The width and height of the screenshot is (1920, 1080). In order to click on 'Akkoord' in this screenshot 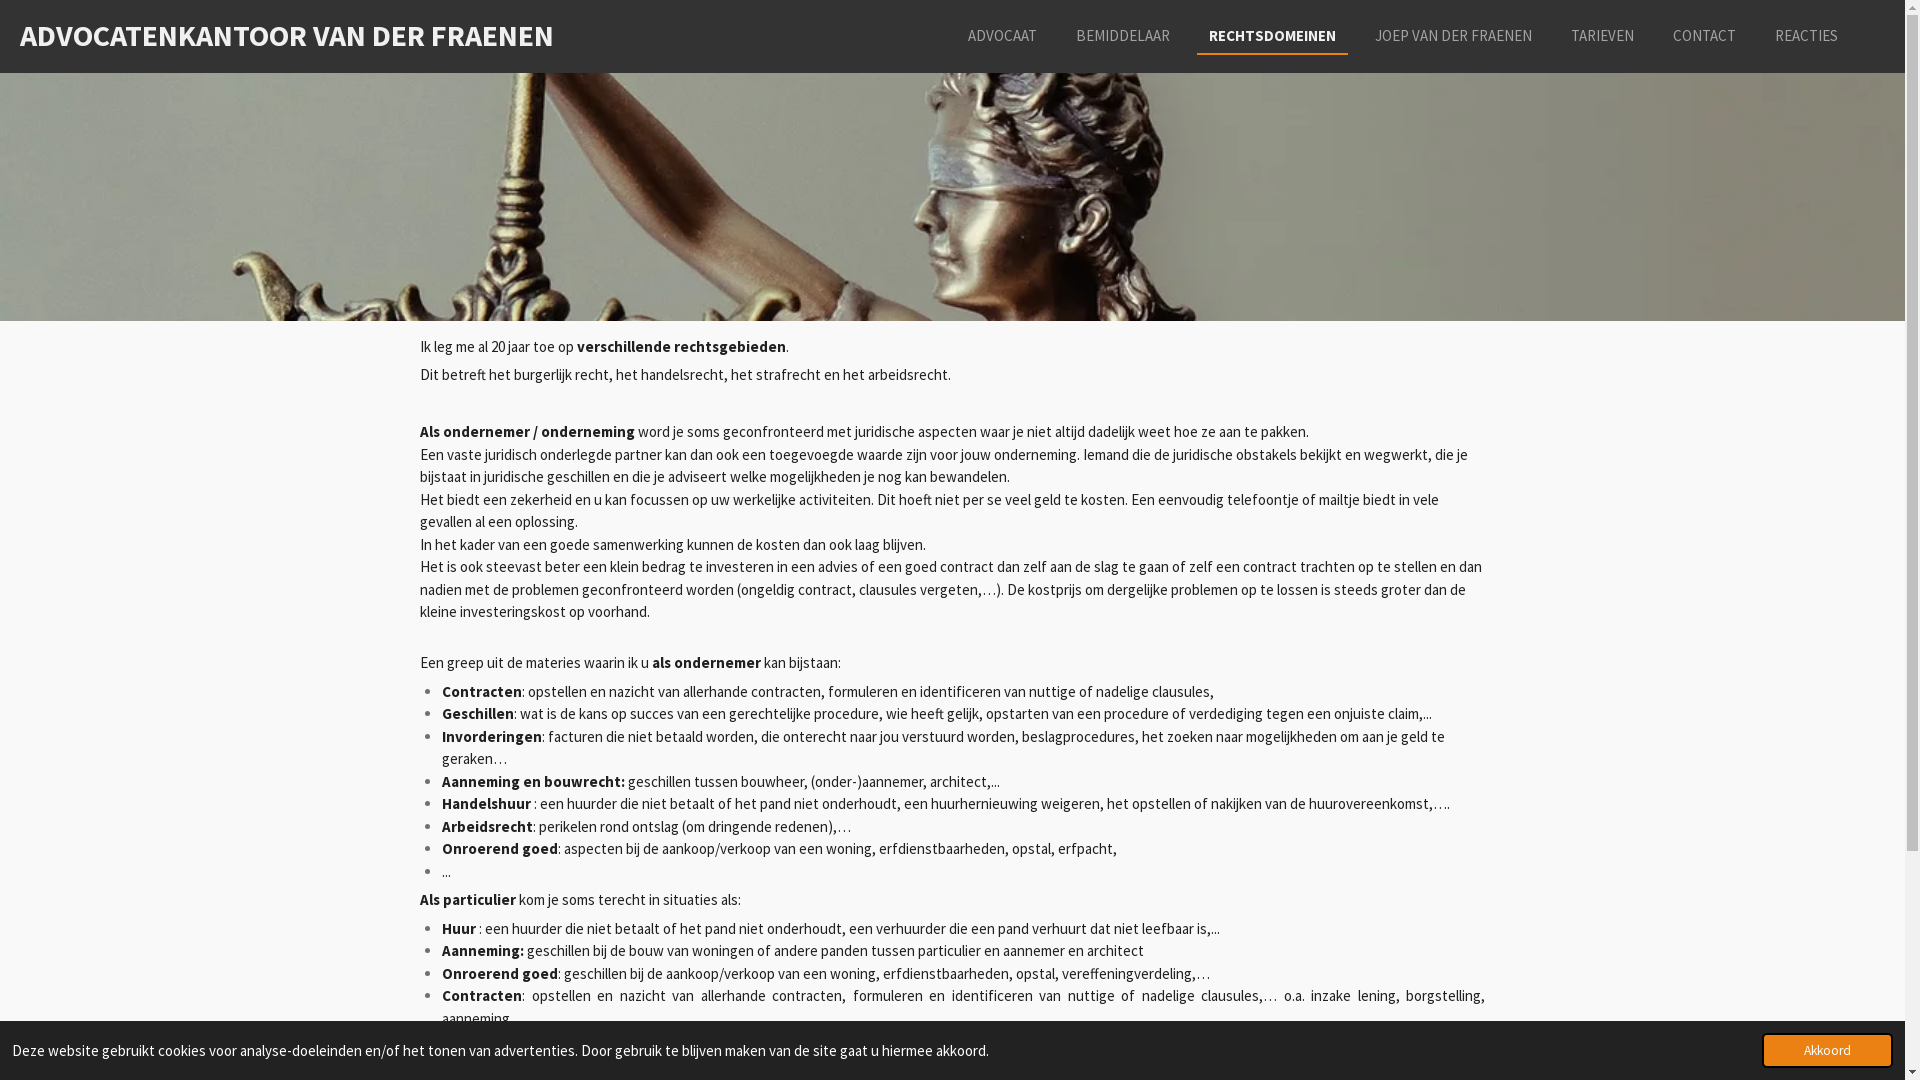, I will do `click(1827, 1049)`.